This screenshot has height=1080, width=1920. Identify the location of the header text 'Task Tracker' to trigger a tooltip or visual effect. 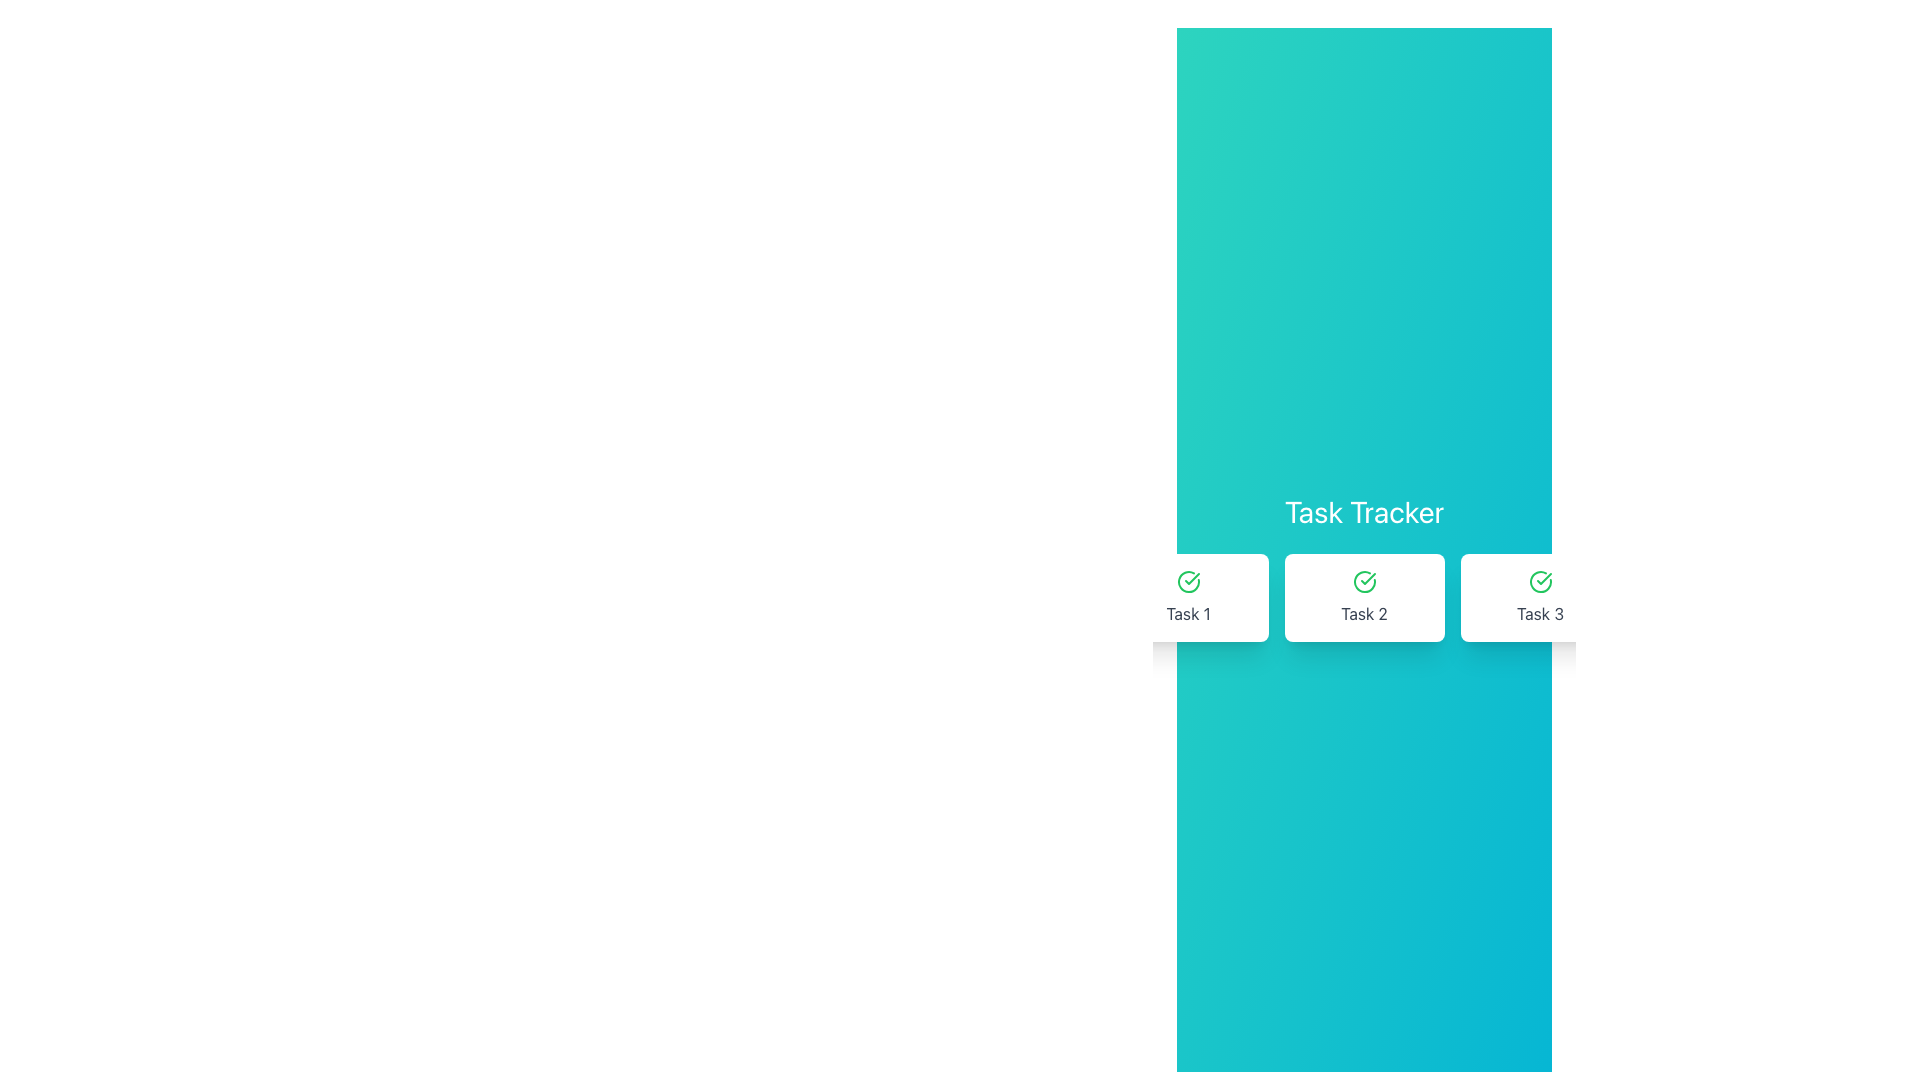
(1363, 511).